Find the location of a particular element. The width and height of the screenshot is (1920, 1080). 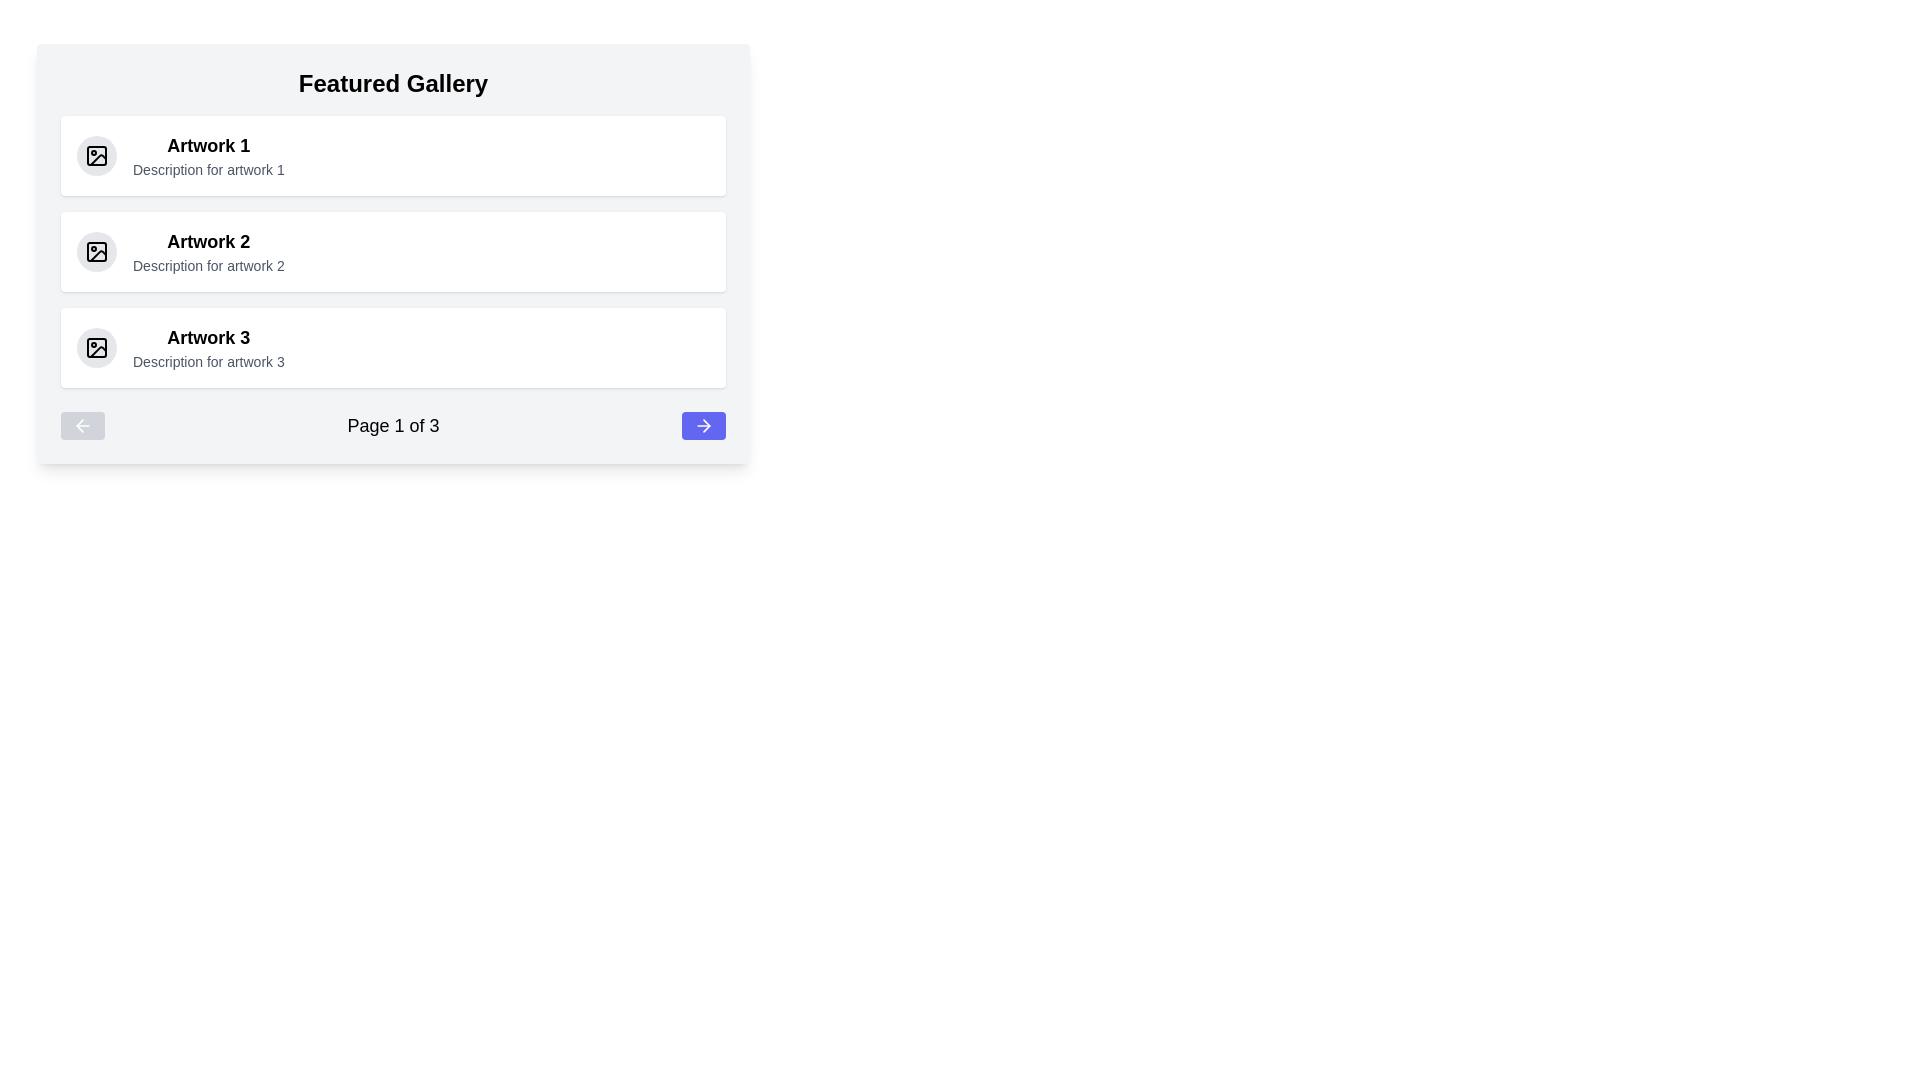

the text display block that shows the name and description of the first artwork in the featured gallery list, located under the 'Featured Gallery' title is located at coordinates (208, 154).